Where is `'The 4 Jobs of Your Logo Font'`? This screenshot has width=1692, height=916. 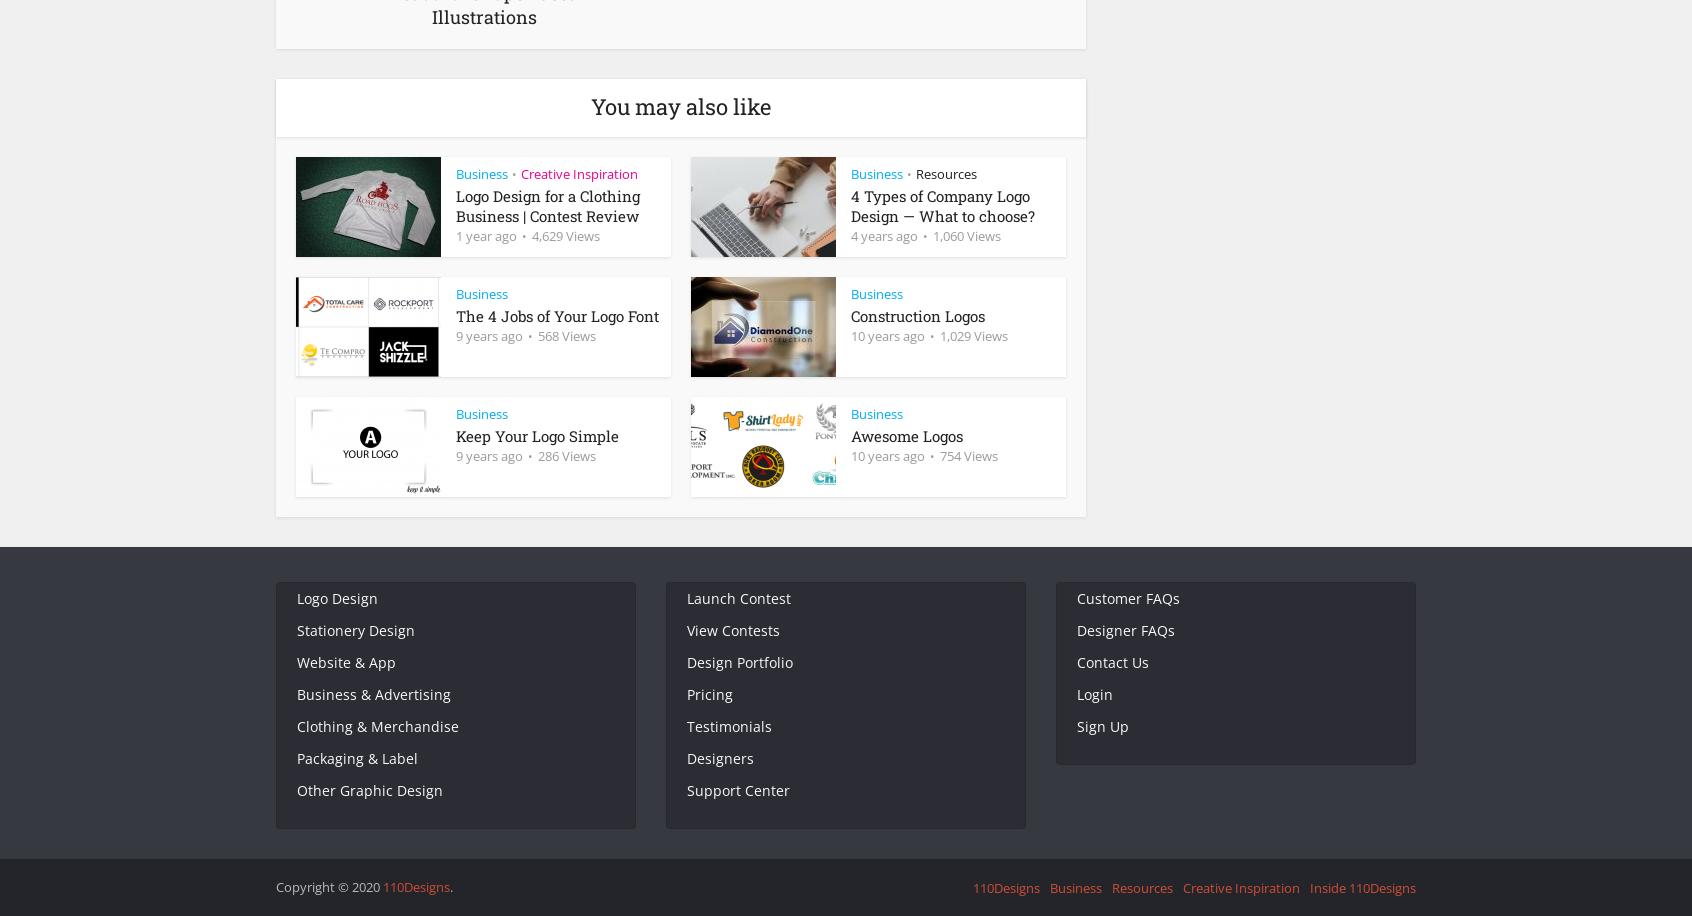 'The 4 Jobs of Your Logo Font' is located at coordinates (557, 315).